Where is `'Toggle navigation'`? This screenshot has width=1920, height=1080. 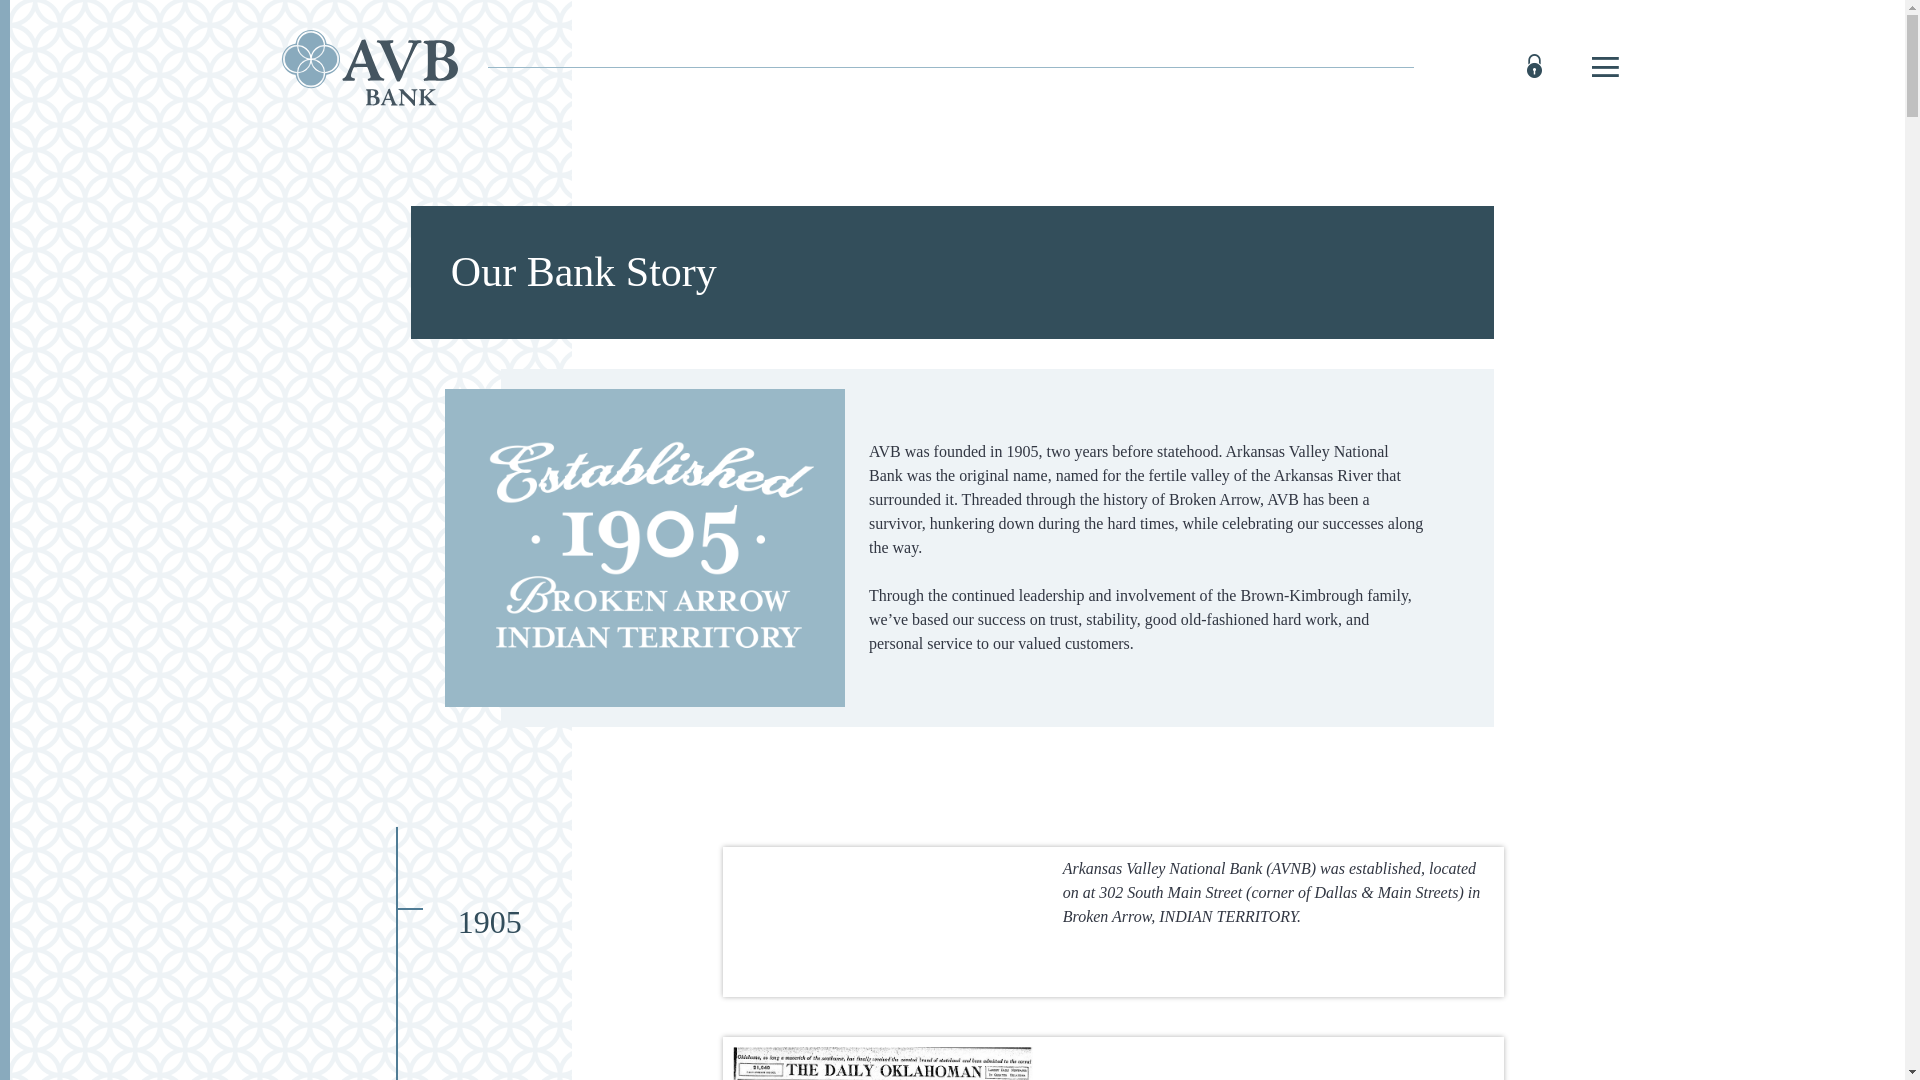
'Toggle navigation' is located at coordinates (1604, 67).